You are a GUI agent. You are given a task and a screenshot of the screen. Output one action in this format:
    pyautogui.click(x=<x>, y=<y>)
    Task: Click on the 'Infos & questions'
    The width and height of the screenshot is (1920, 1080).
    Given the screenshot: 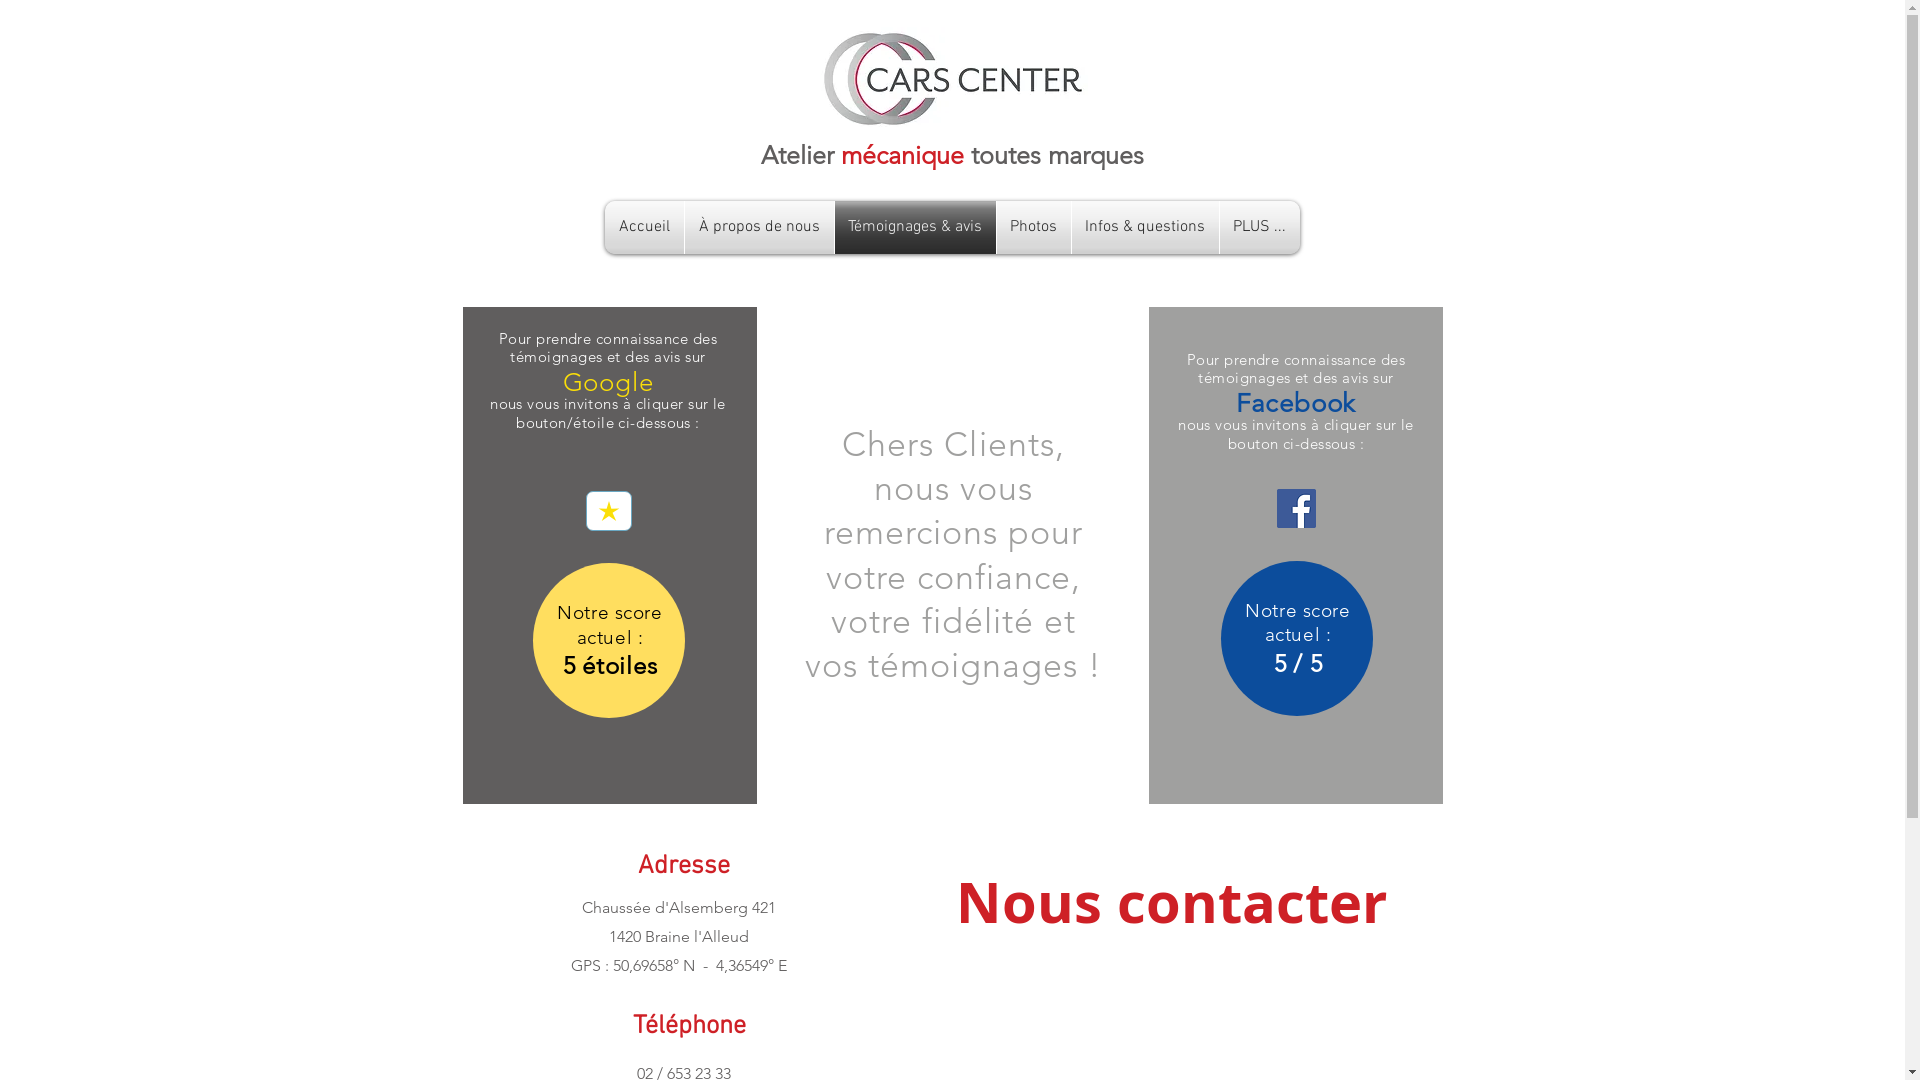 What is the action you would take?
    pyautogui.click(x=1145, y=226)
    